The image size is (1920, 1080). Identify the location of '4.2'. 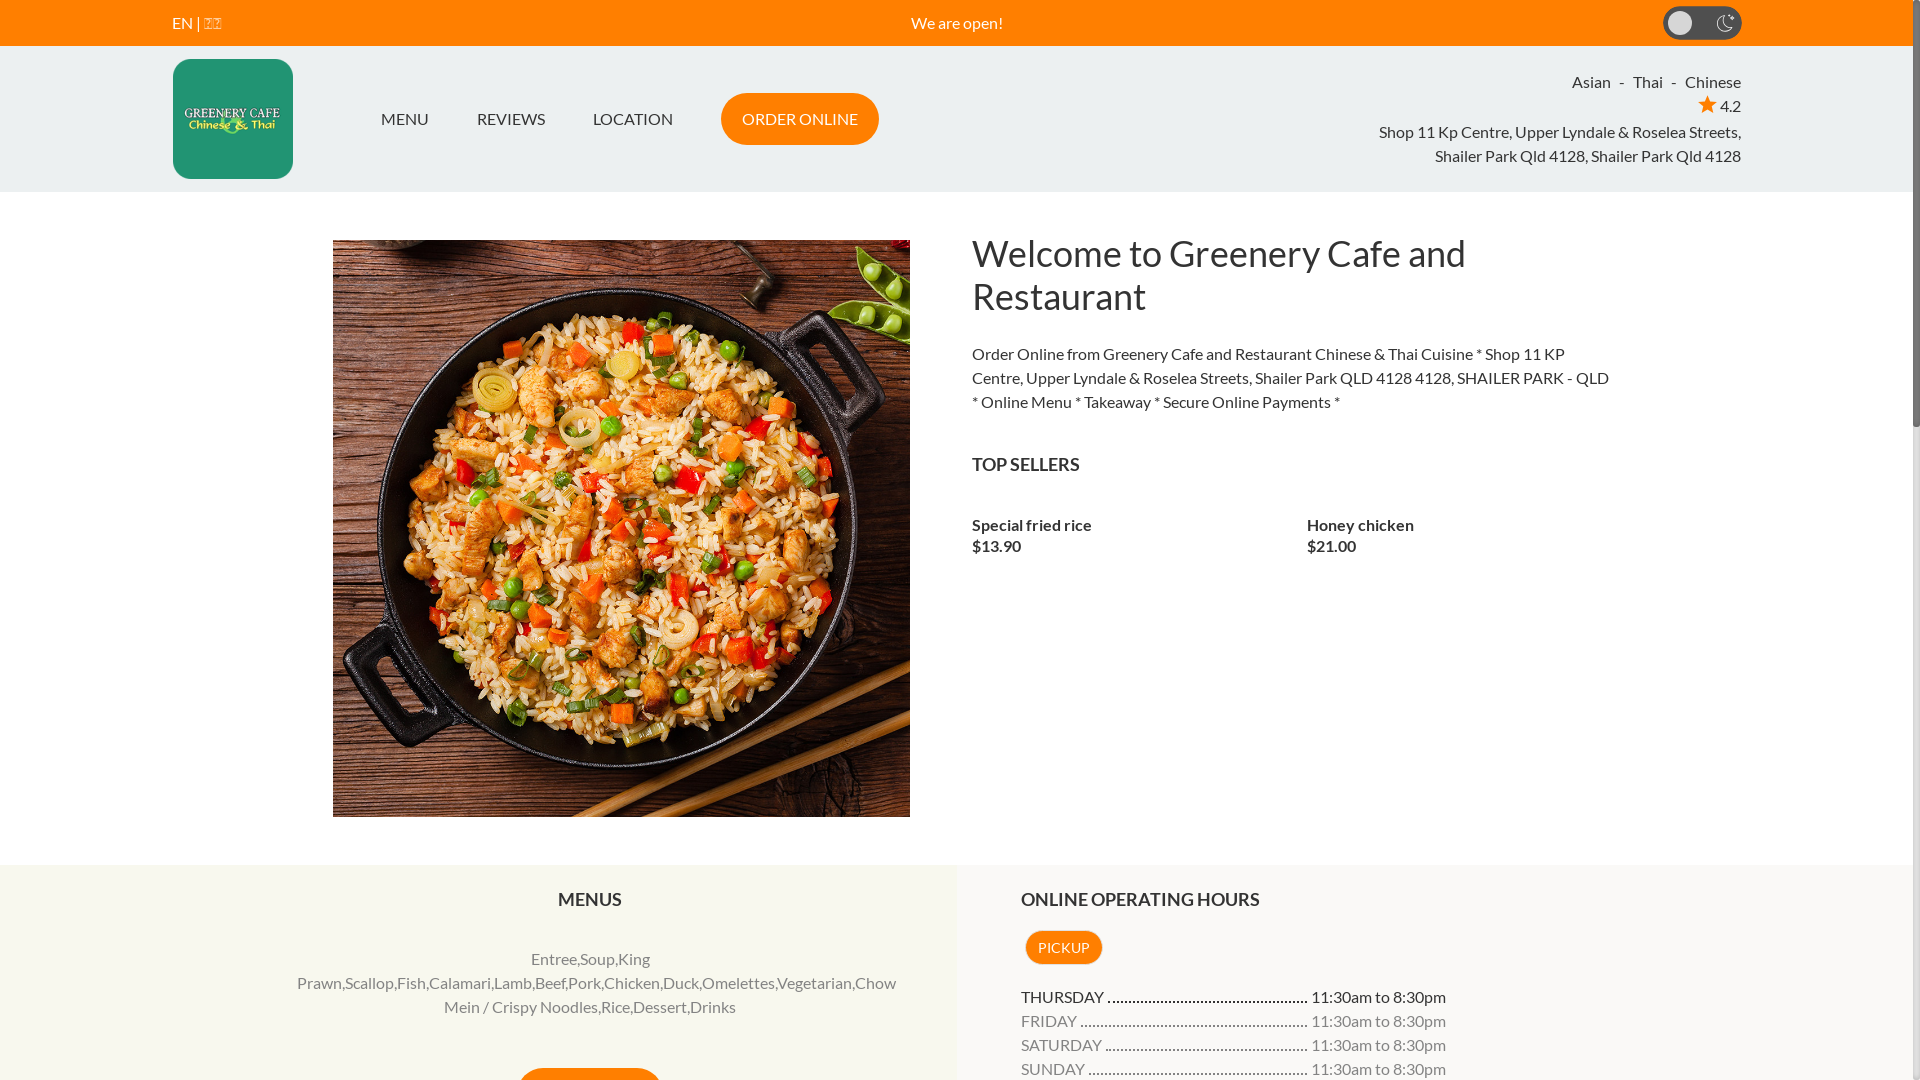
(1718, 105).